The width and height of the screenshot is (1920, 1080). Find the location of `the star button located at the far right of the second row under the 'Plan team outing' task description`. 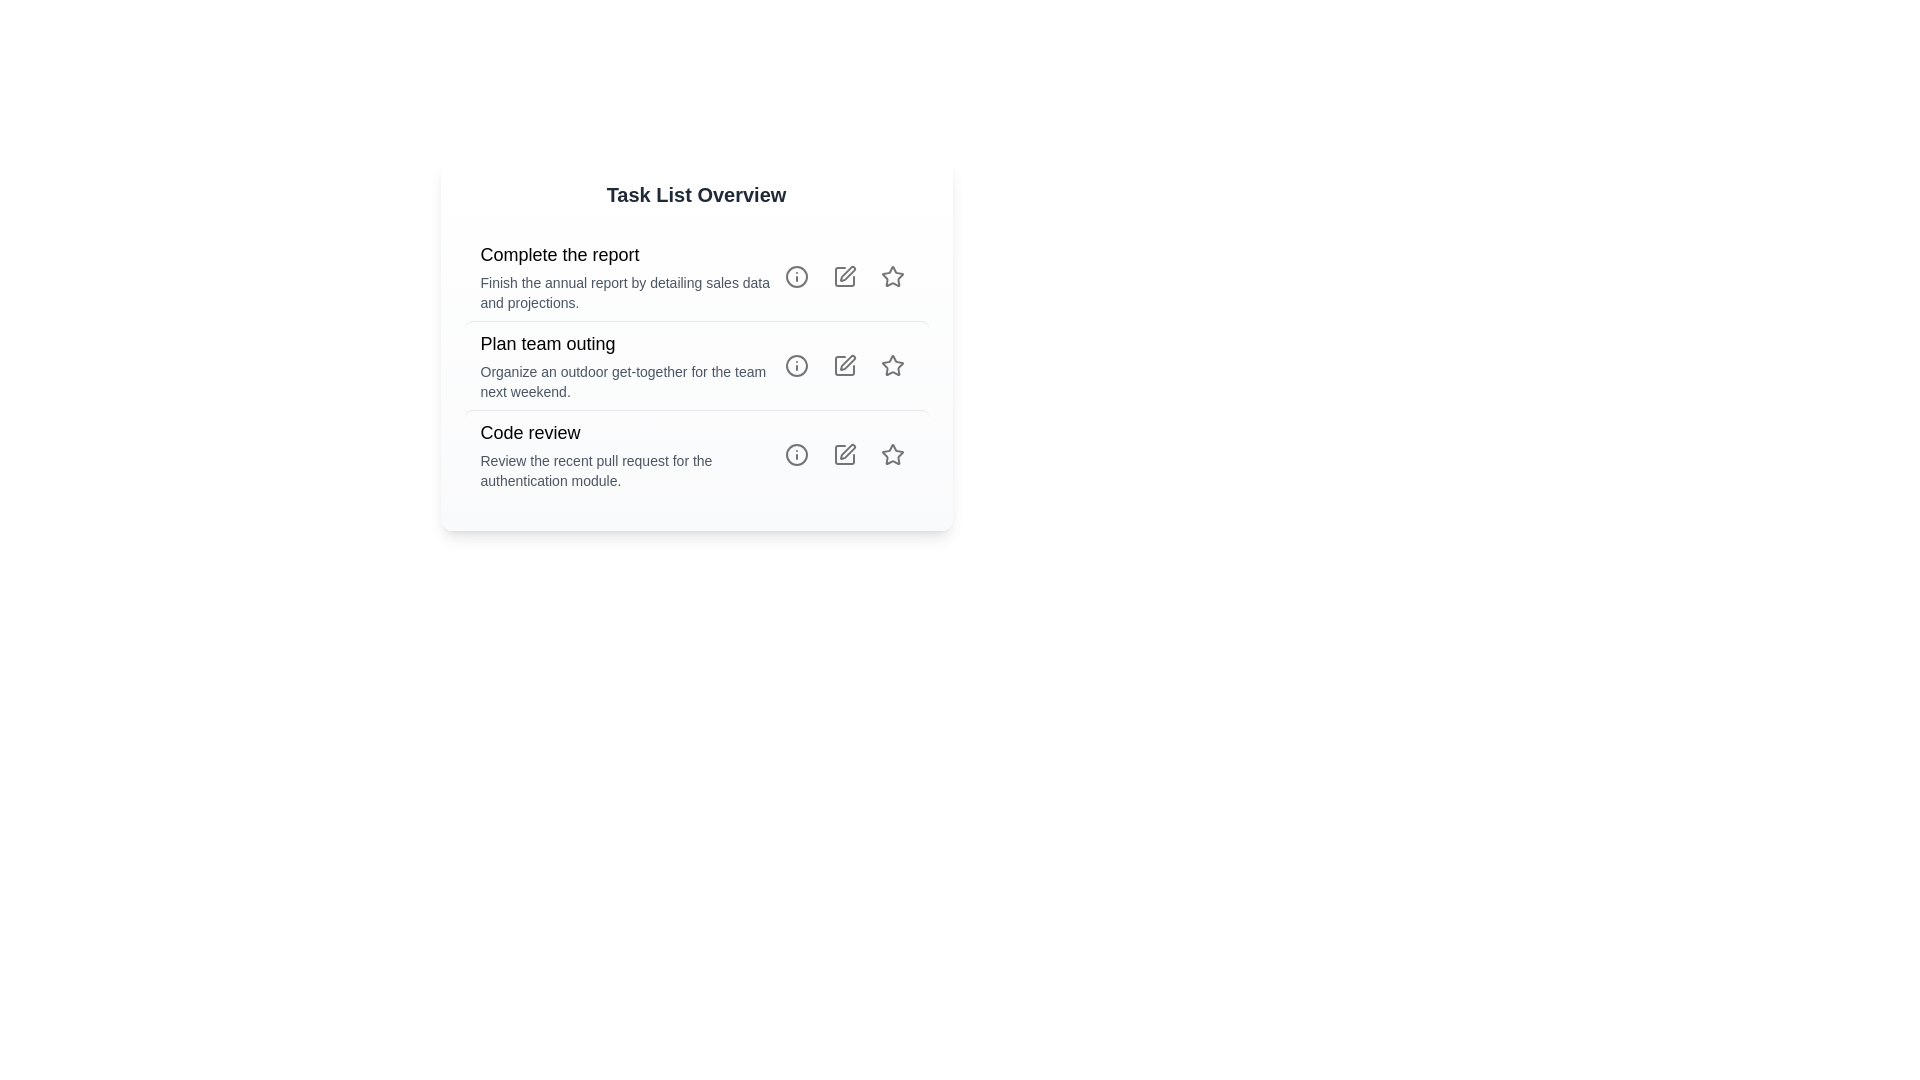

the star button located at the far right of the second row under the 'Plan team outing' task description is located at coordinates (891, 366).